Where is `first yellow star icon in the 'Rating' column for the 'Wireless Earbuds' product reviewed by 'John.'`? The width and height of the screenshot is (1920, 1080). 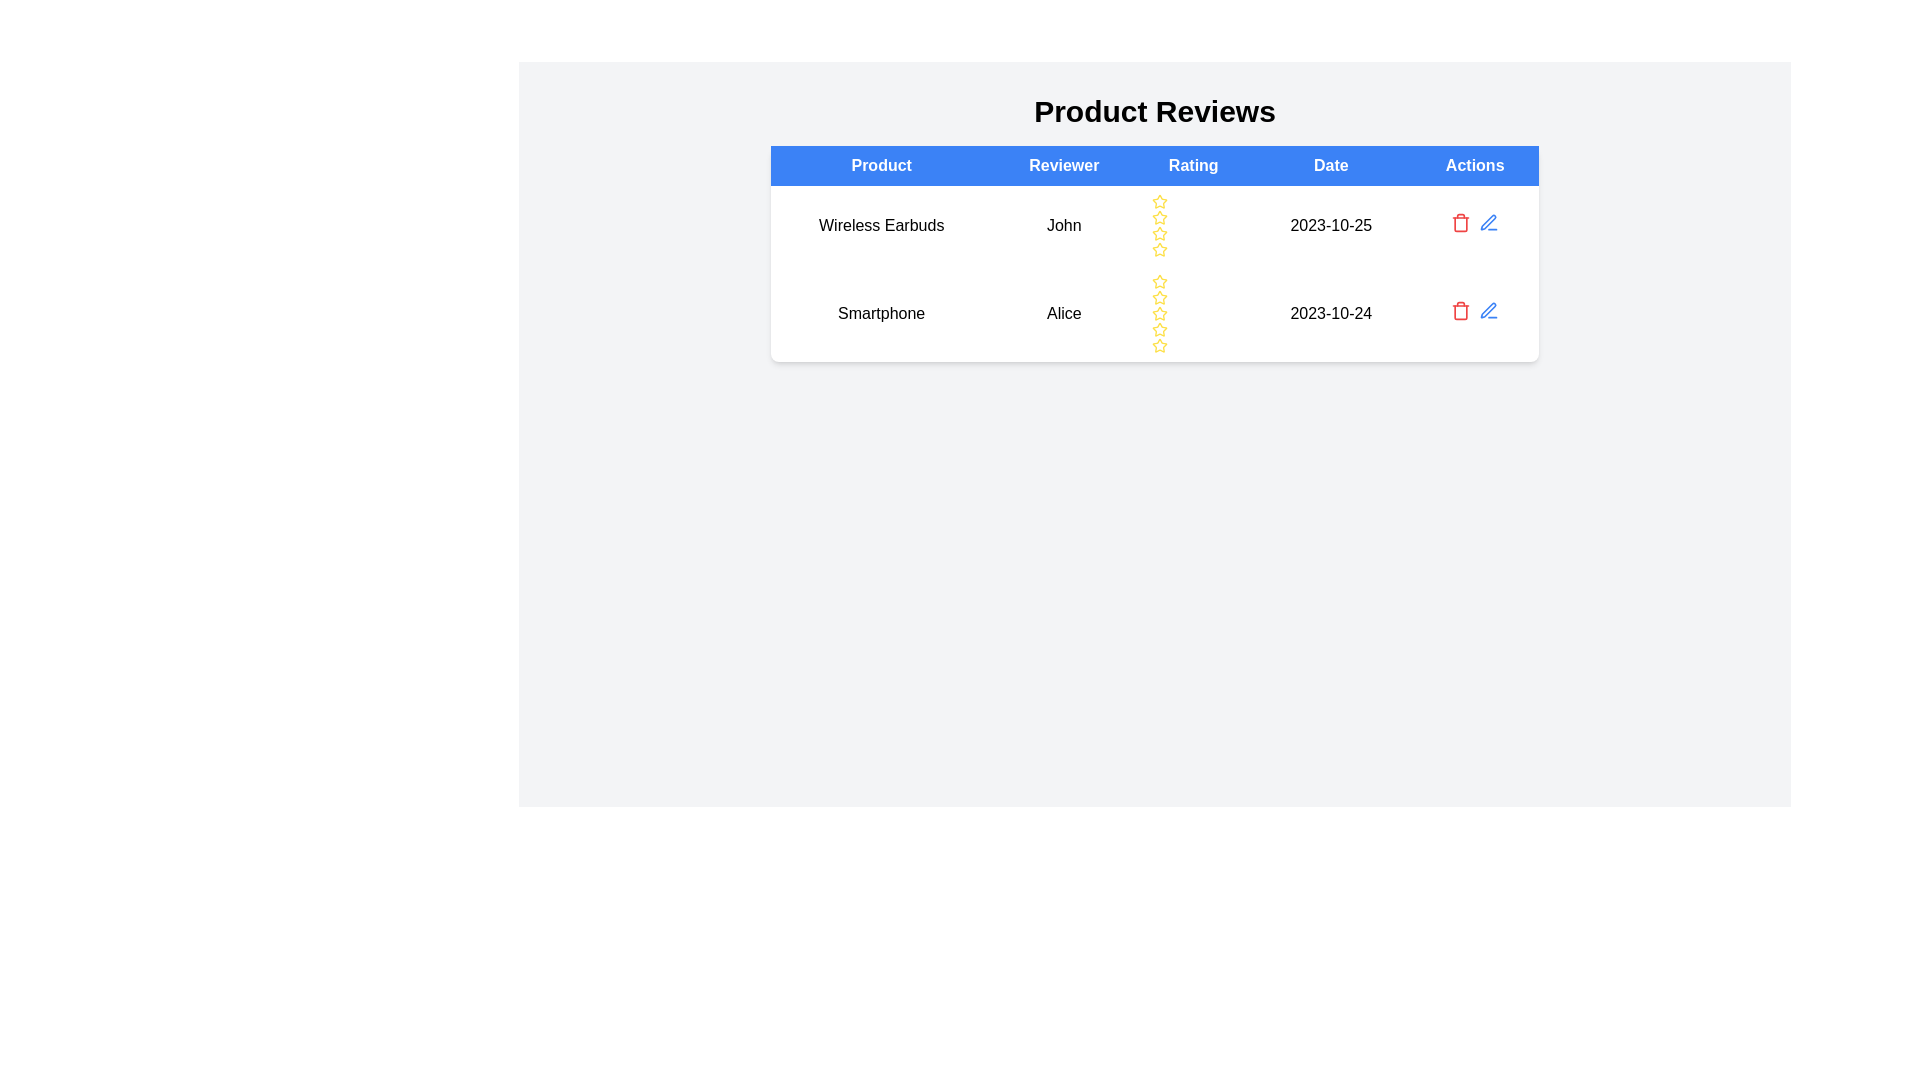 first yellow star icon in the 'Rating' column for the 'Wireless Earbuds' product reviewed by 'John.' is located at coordinates (1160, 201).